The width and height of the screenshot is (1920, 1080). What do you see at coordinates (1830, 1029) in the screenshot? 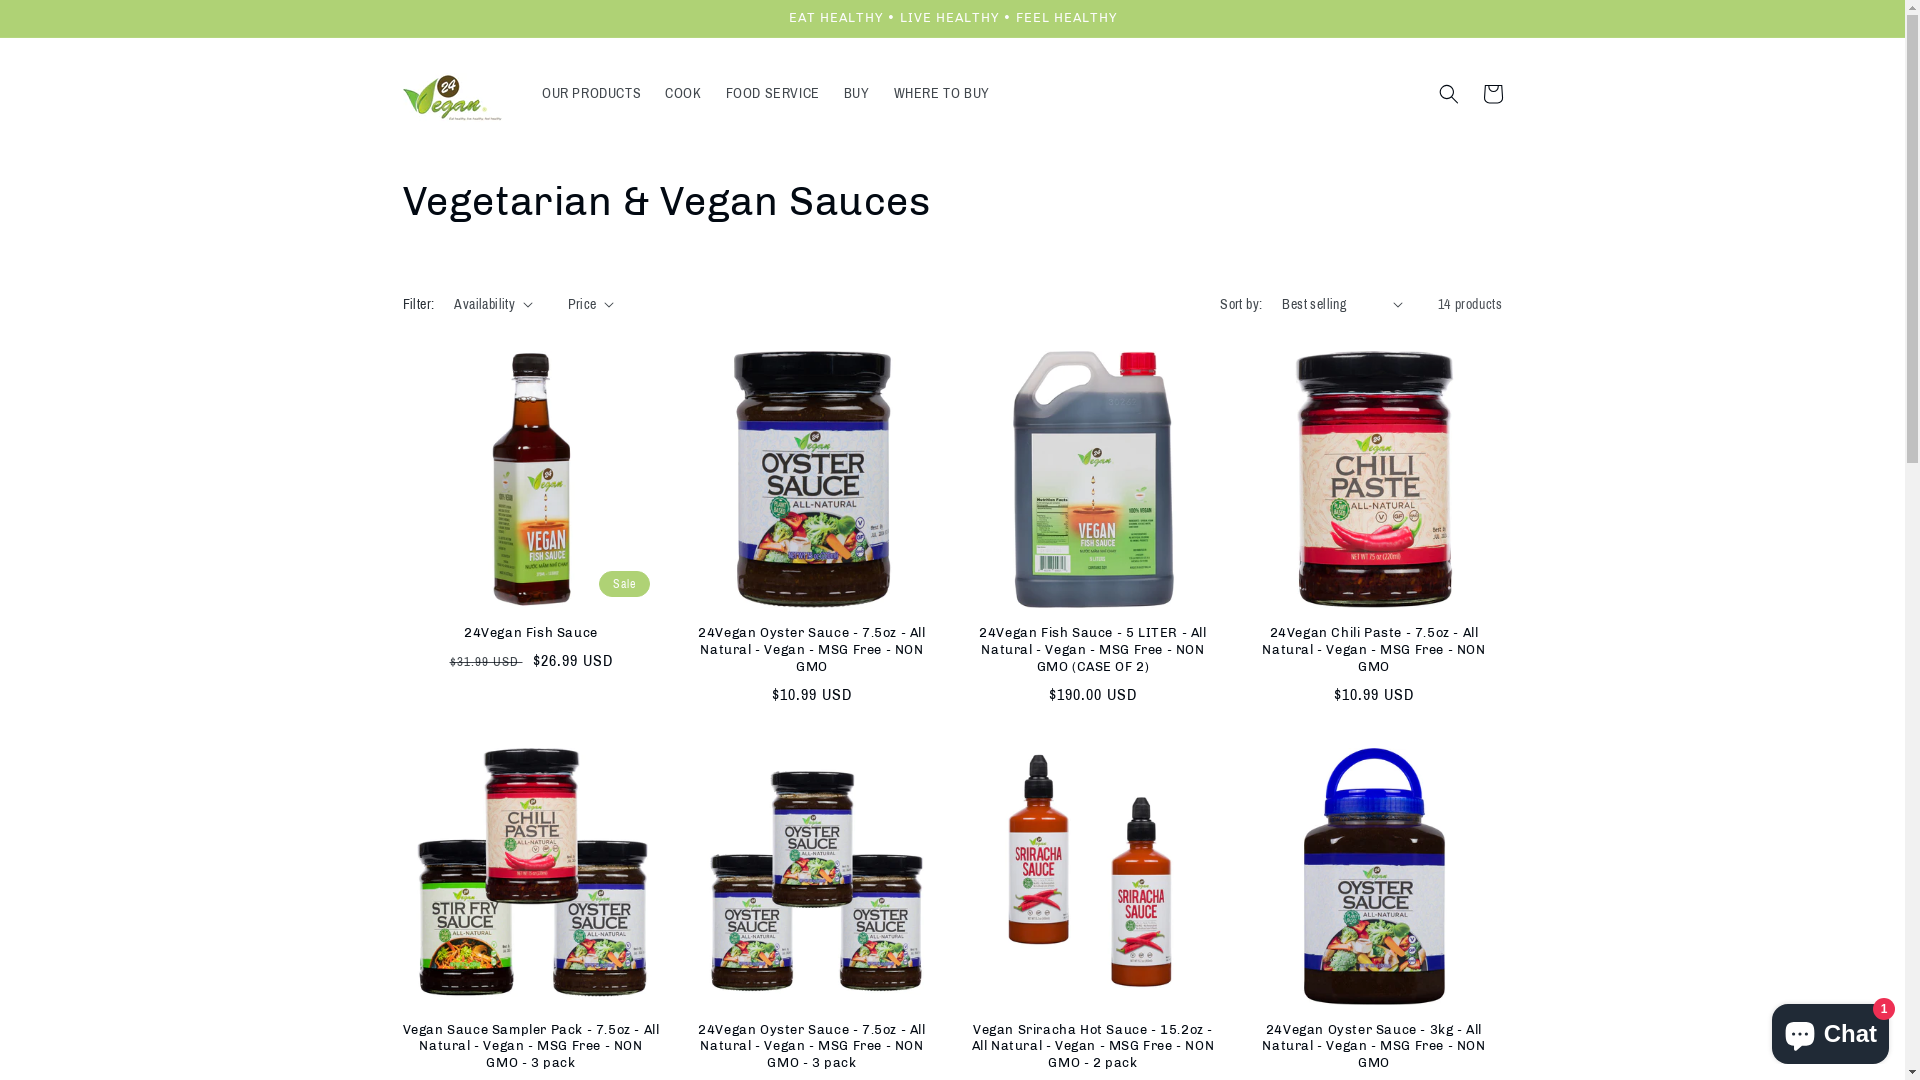
I see `'Shopify online store chat'` at bounding box center [1830, 1029].